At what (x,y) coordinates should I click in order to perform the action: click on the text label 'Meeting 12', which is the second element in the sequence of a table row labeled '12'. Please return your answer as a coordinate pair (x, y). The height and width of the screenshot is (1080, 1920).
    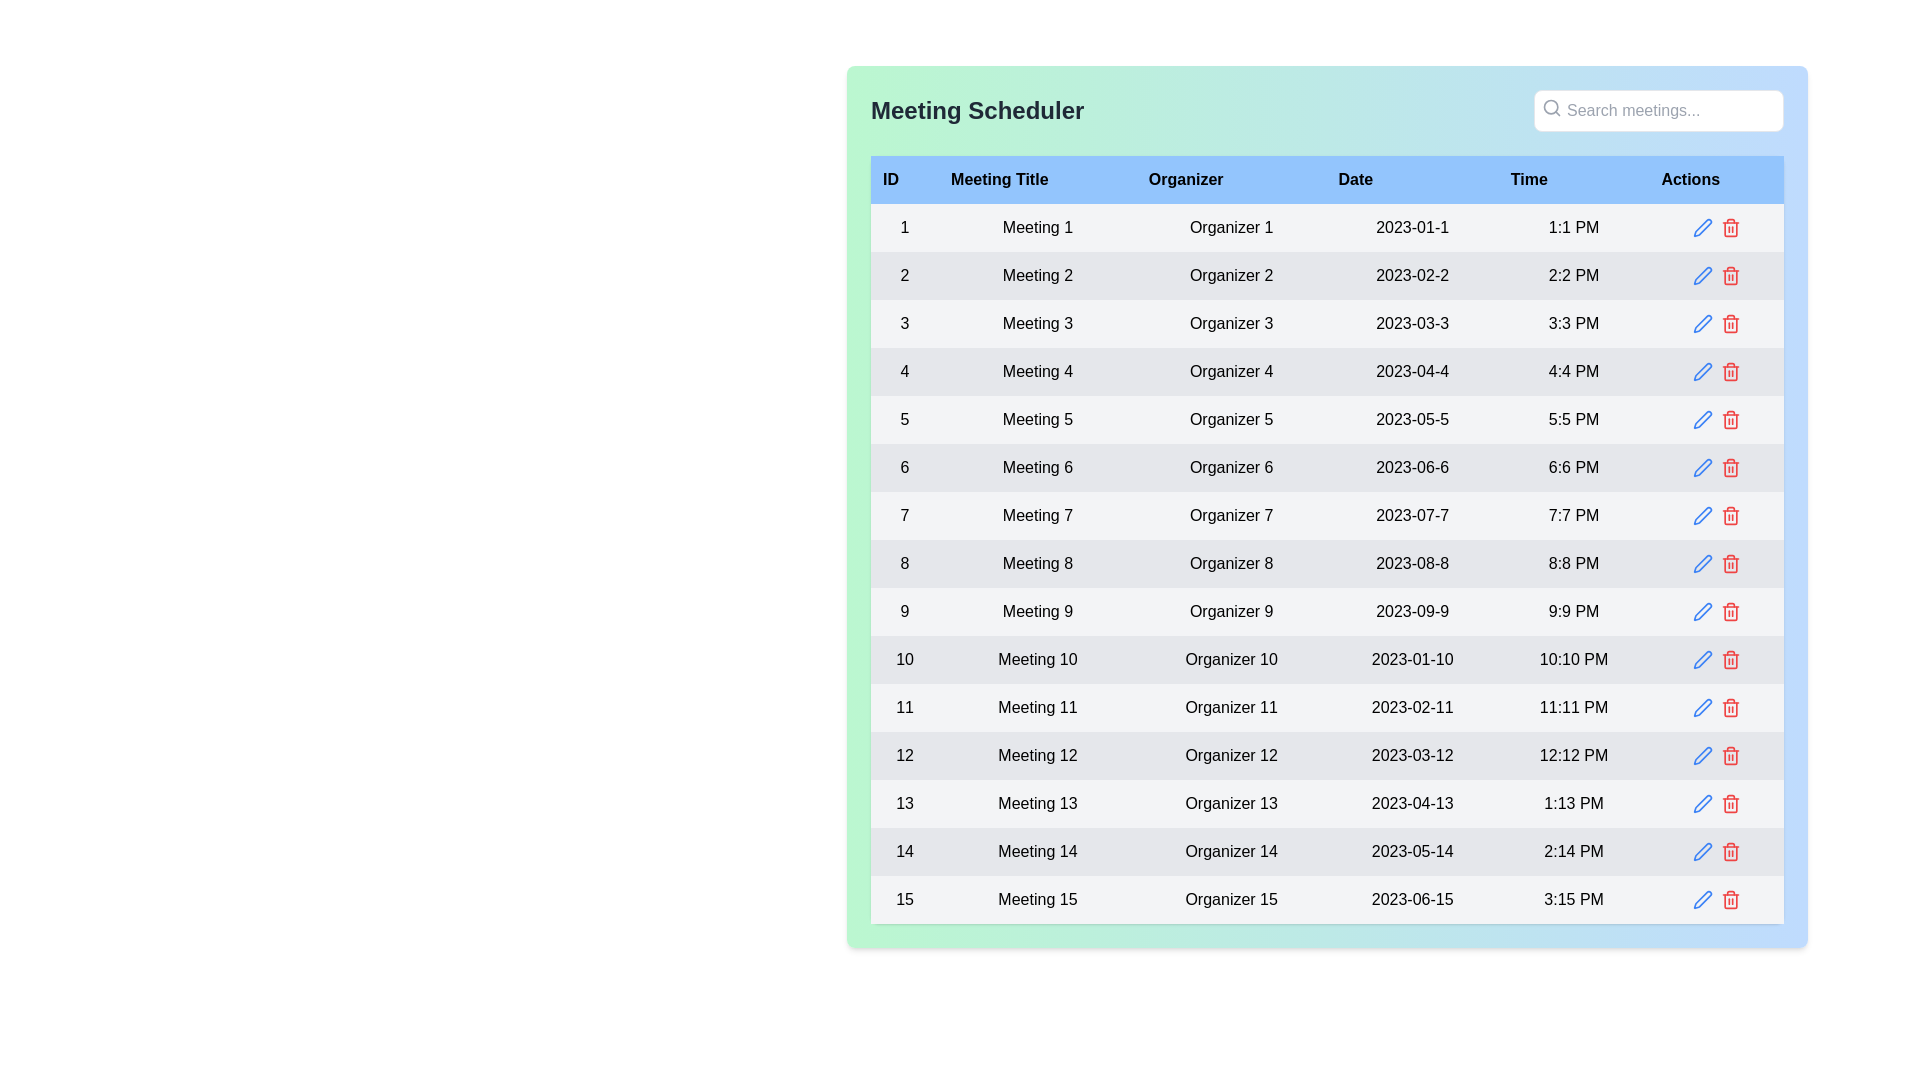
    Looking at the image, I should click on (1037, 756).